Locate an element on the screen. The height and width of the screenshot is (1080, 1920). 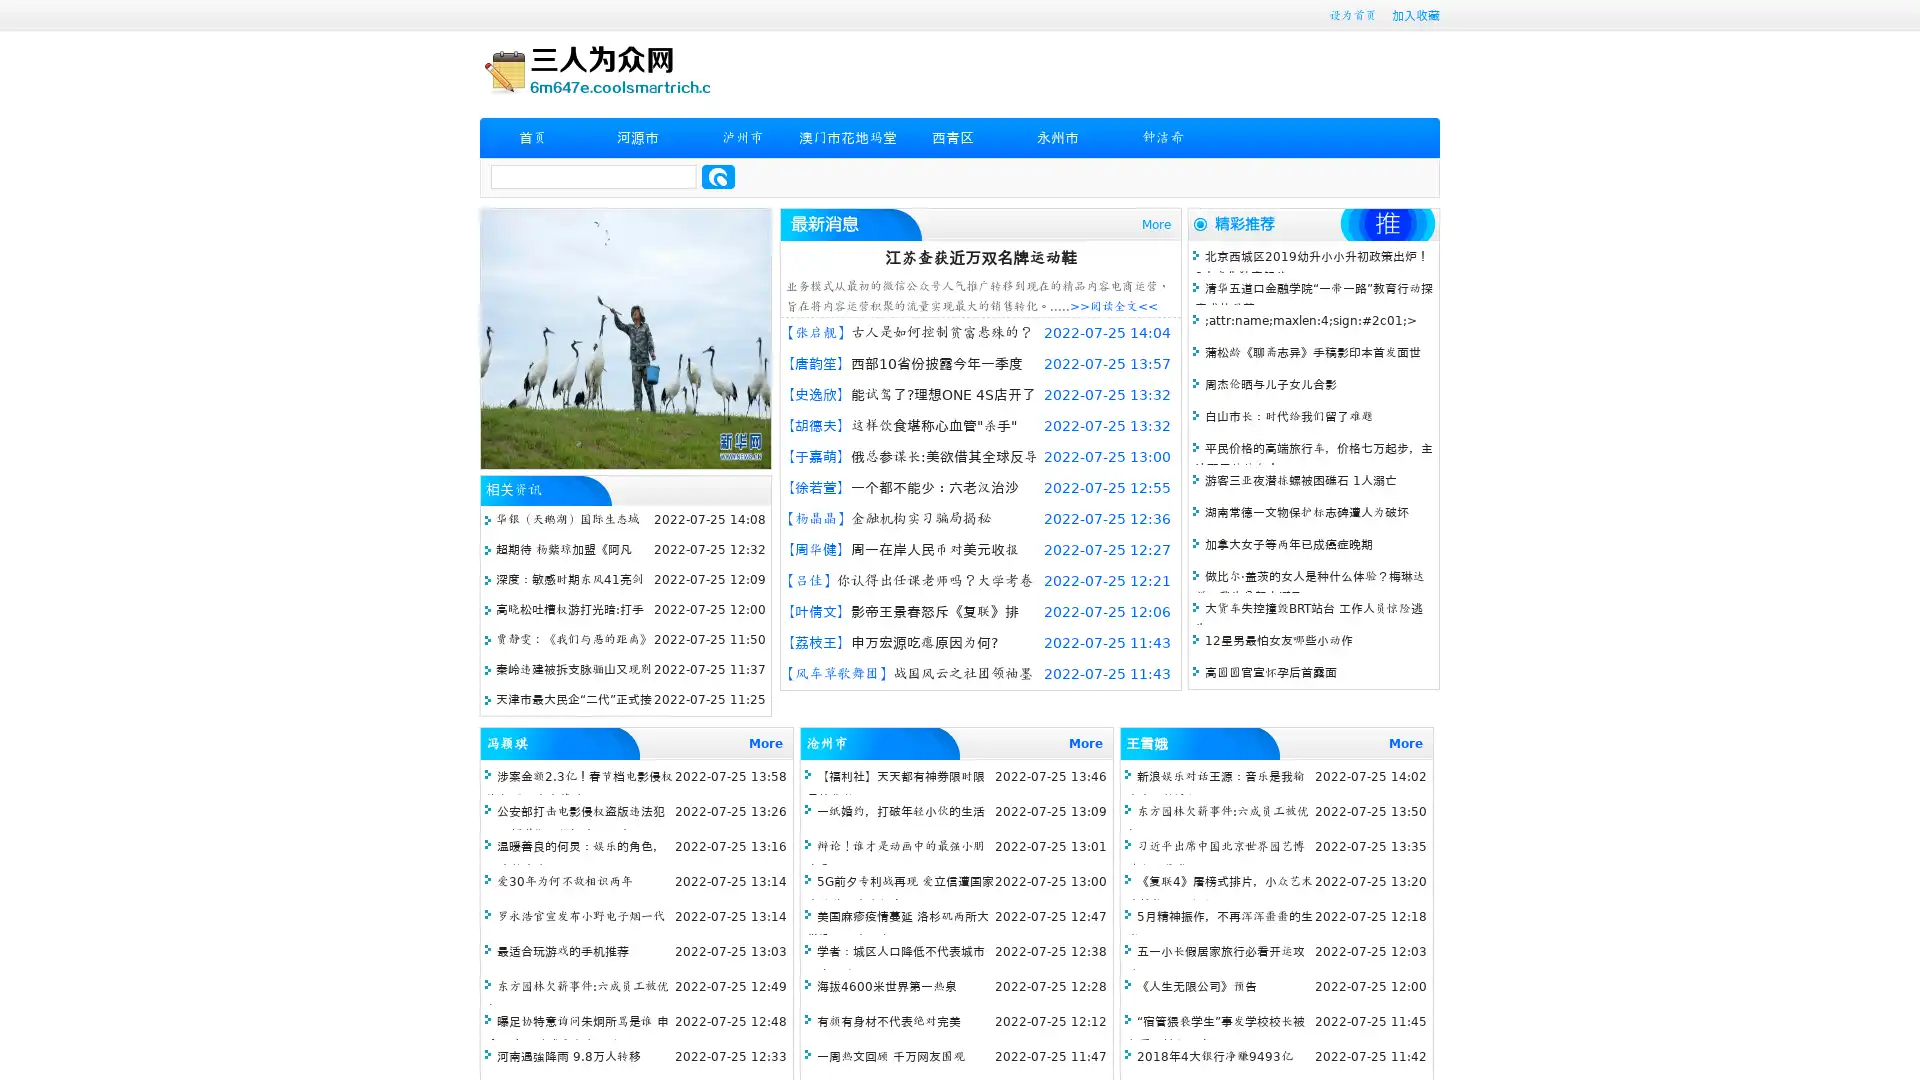
Search is located at coordinates (718, 176).